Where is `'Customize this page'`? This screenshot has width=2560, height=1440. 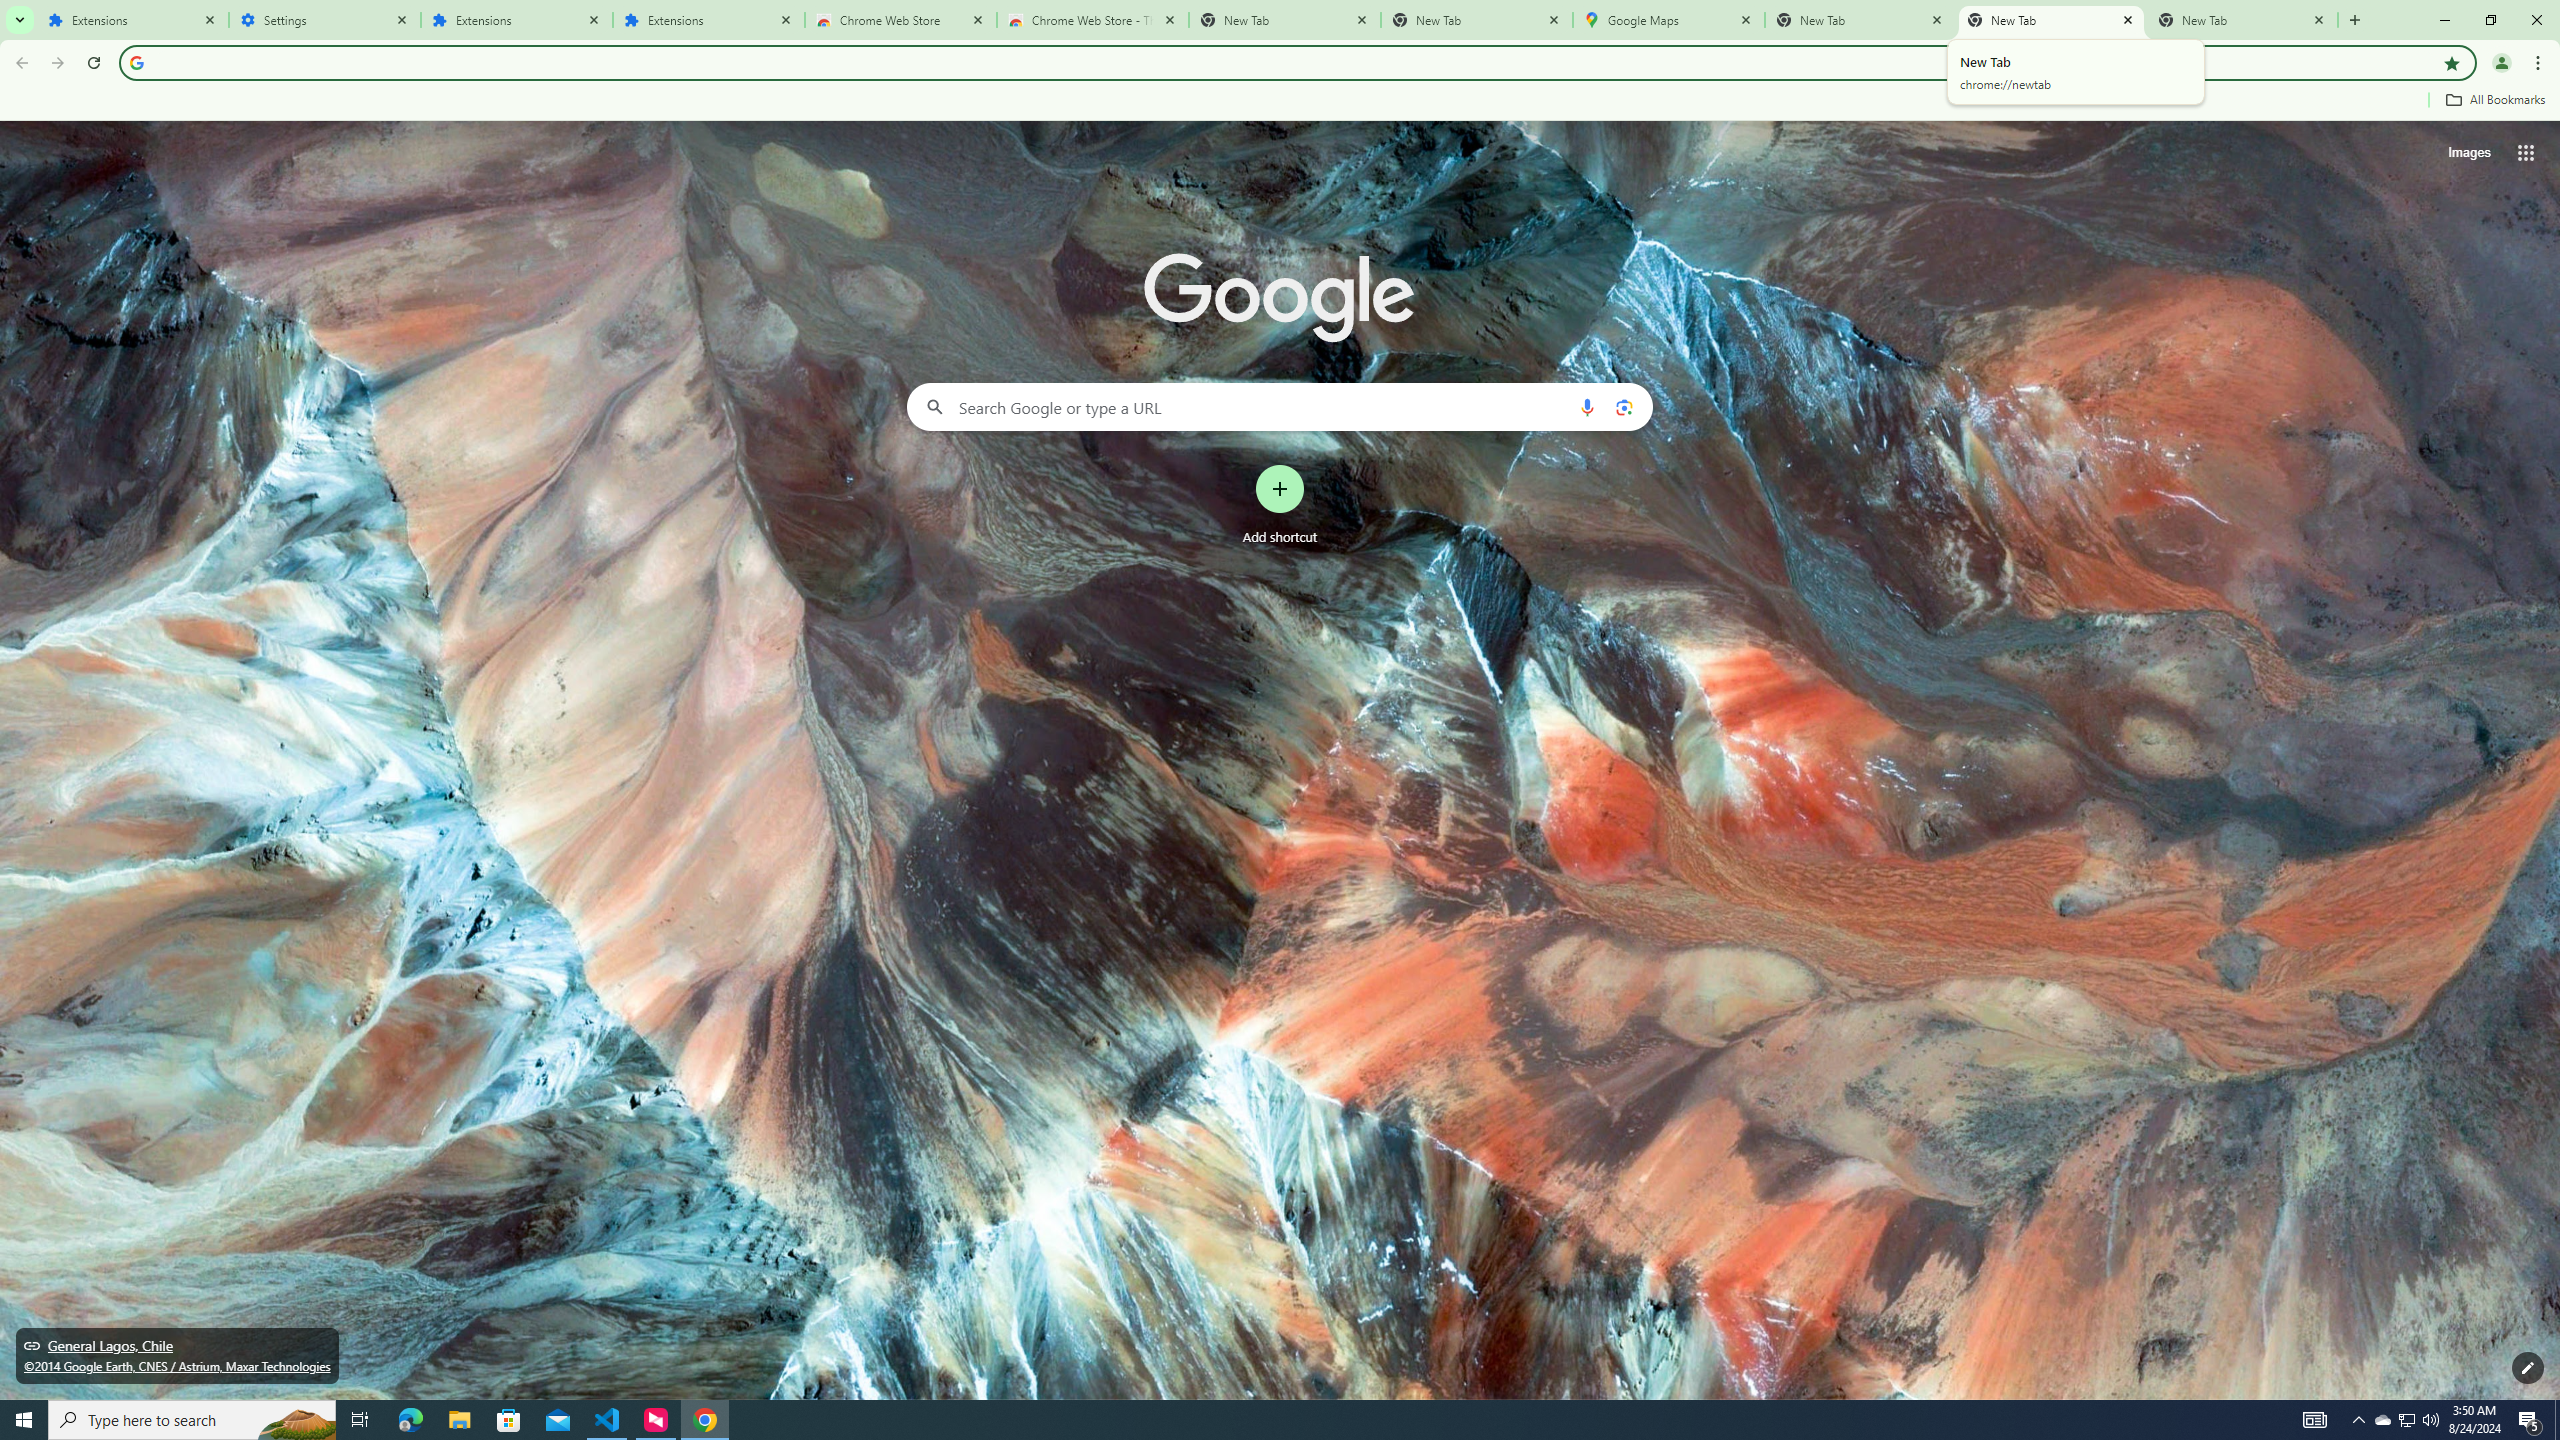 'Customize this page' is located at coordinates (2527, 1367).